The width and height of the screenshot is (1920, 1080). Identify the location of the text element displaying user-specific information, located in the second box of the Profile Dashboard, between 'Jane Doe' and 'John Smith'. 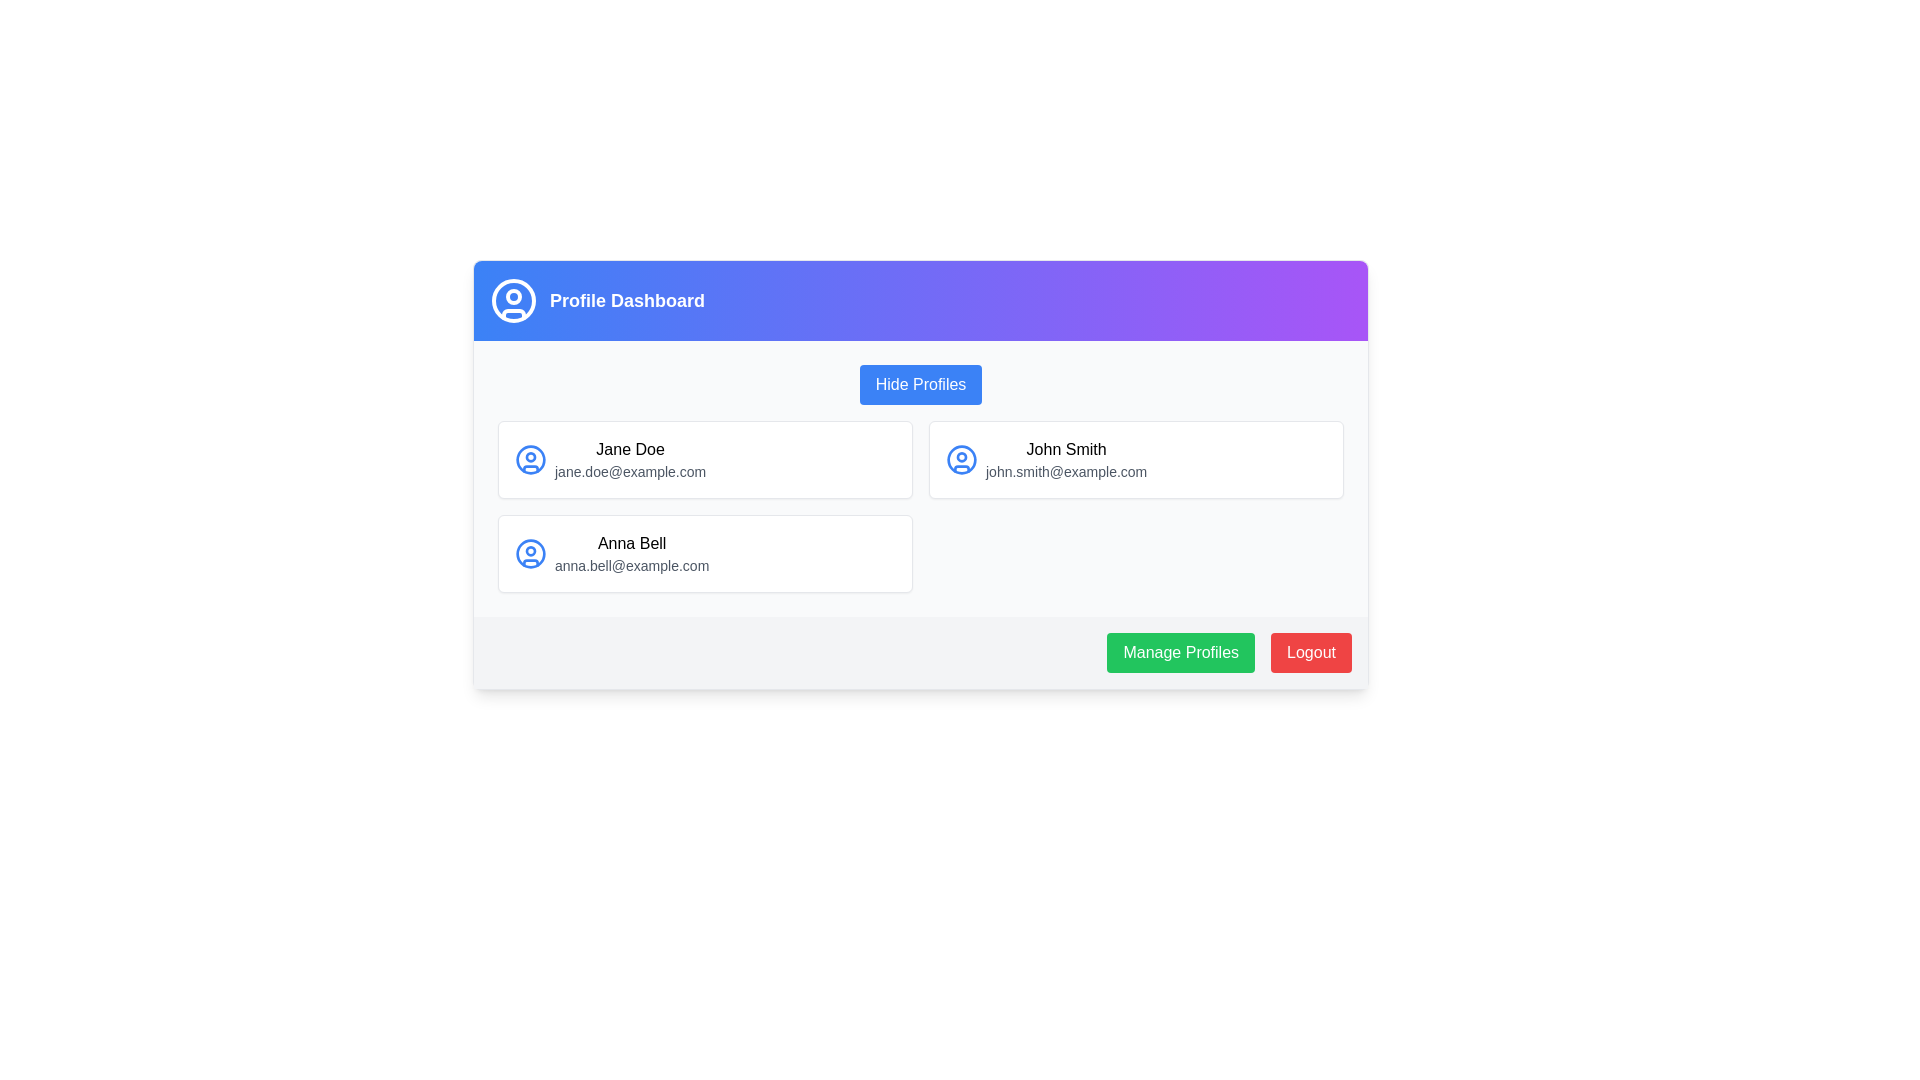
(631, 554).